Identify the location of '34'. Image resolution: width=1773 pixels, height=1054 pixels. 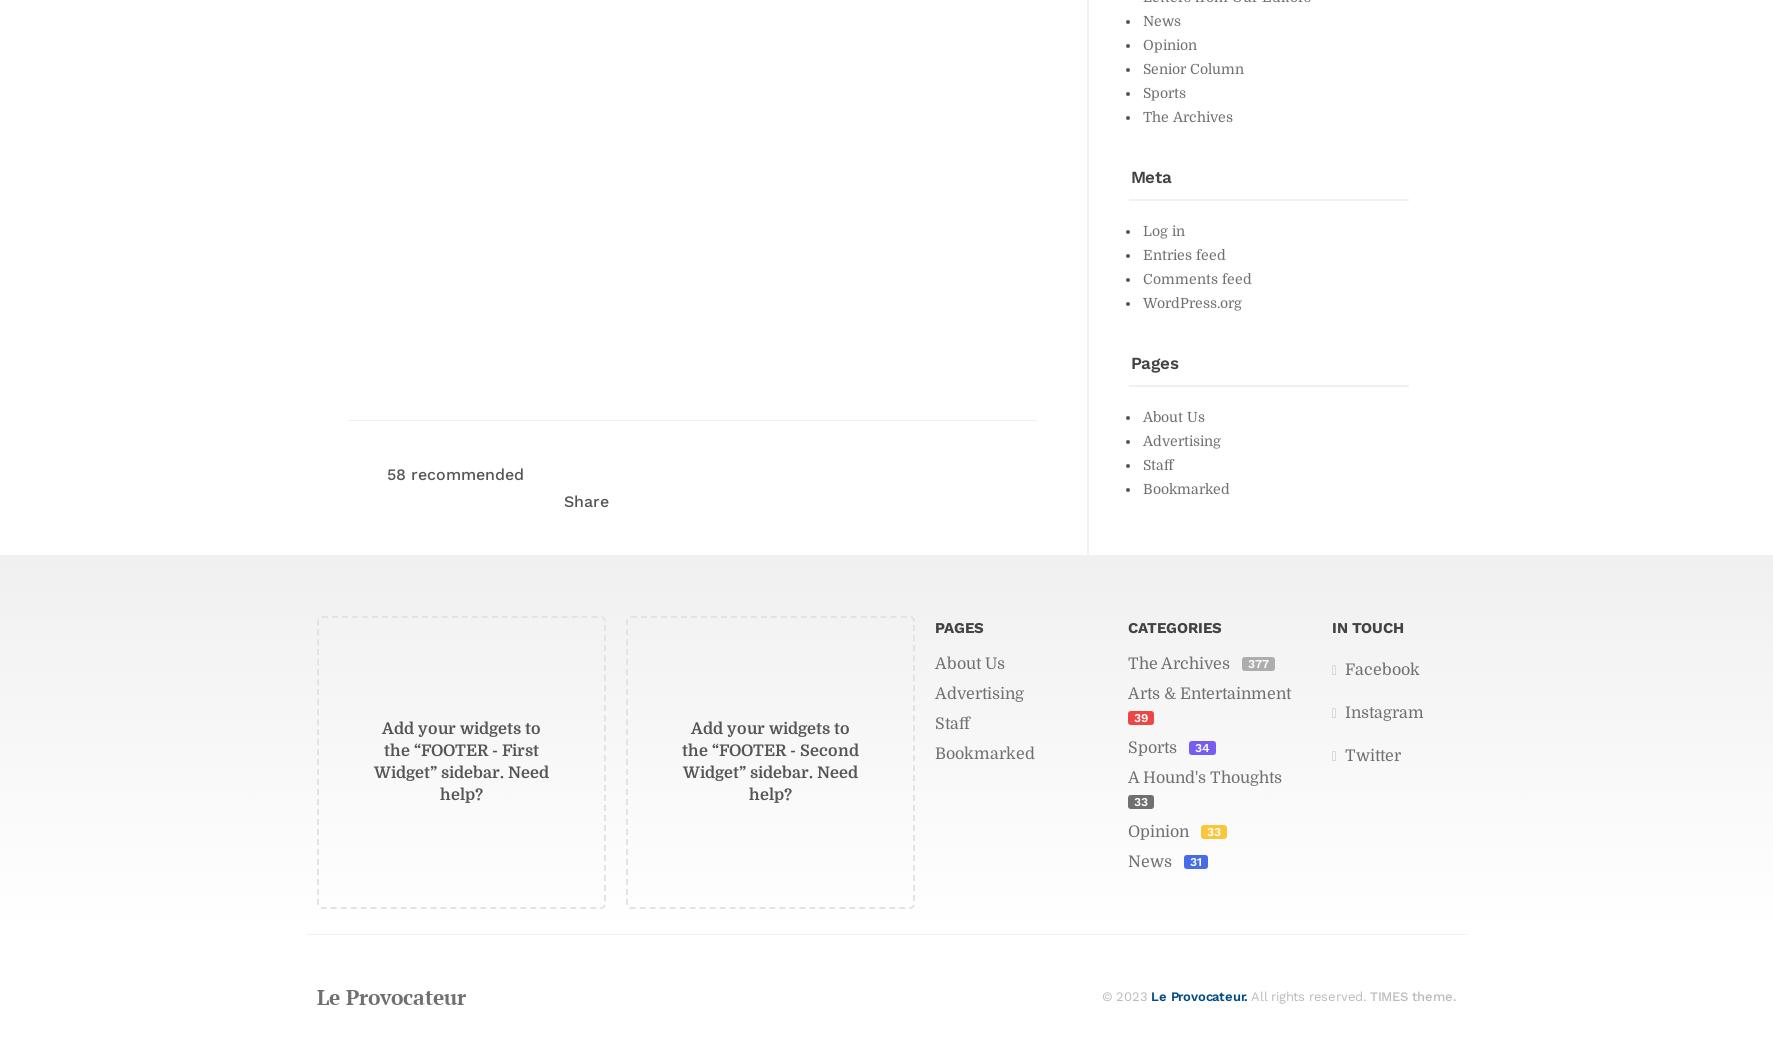
(1201, 746).